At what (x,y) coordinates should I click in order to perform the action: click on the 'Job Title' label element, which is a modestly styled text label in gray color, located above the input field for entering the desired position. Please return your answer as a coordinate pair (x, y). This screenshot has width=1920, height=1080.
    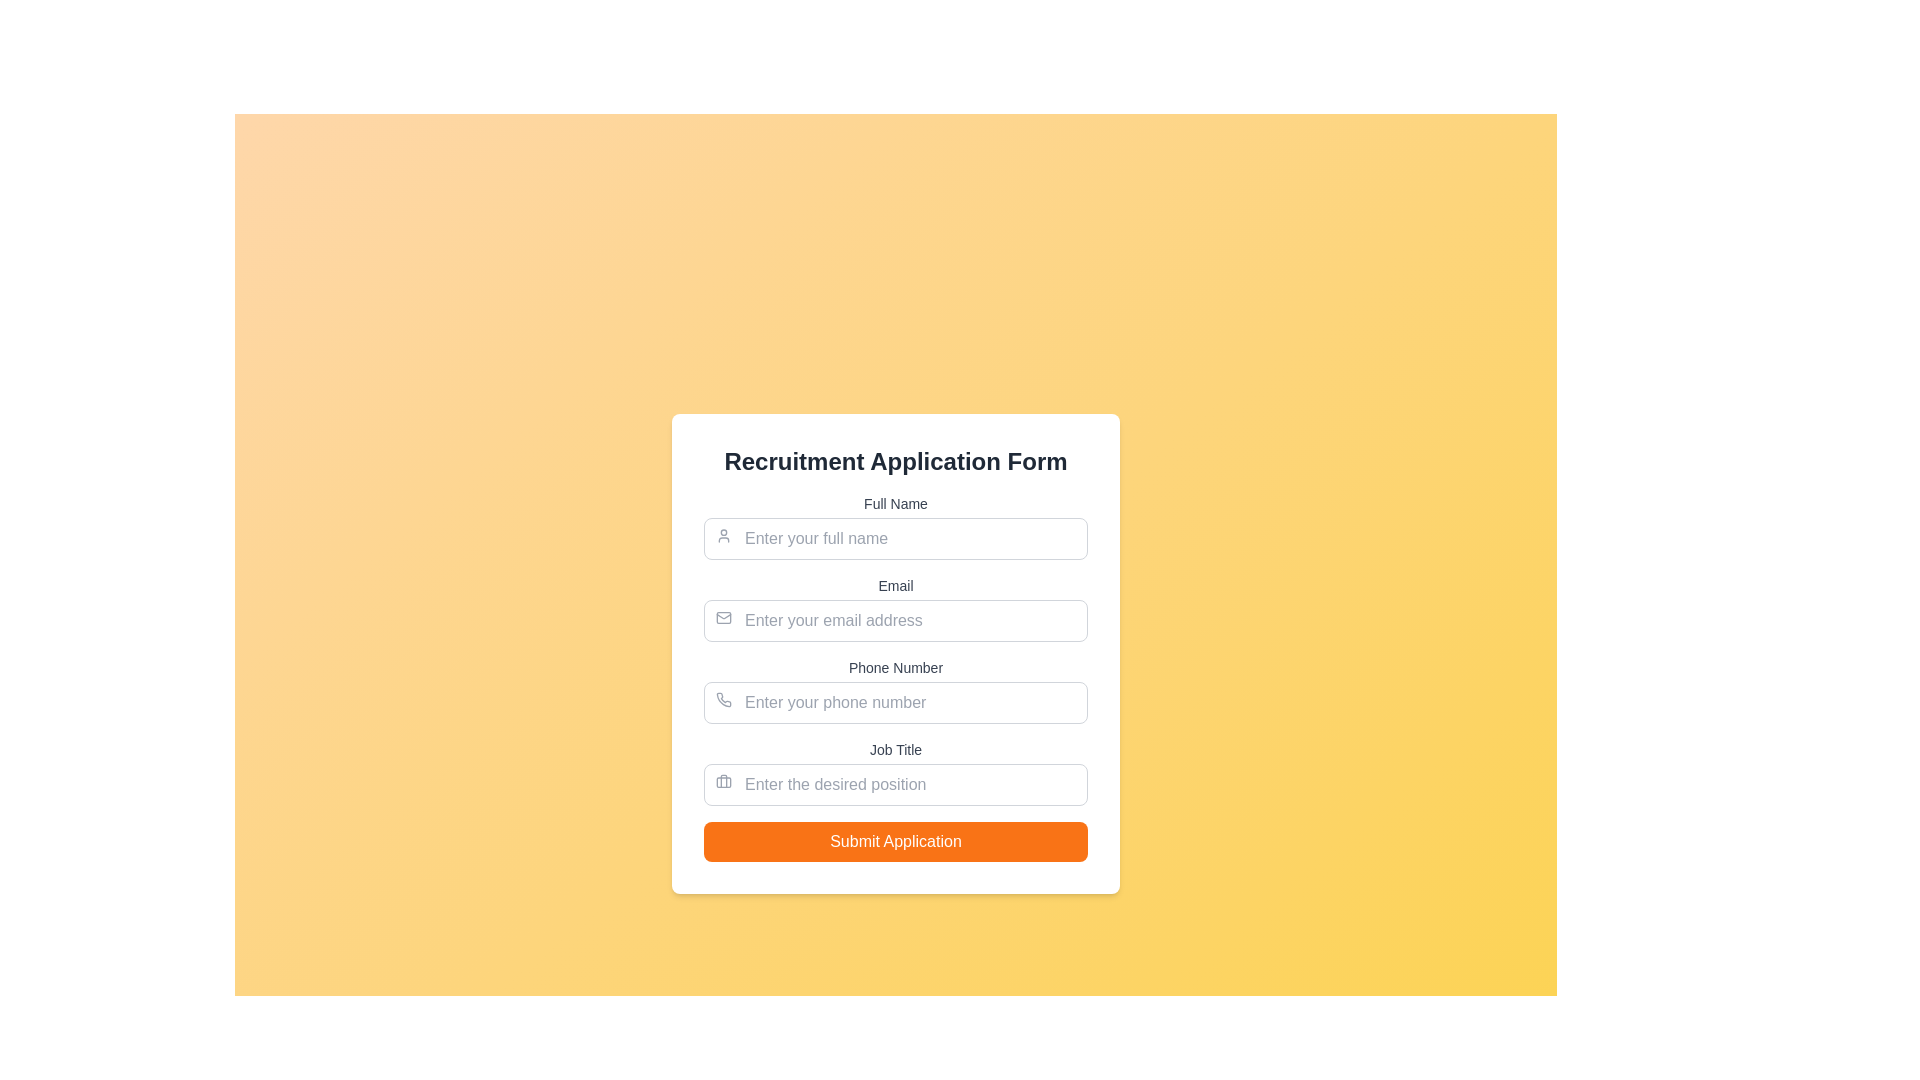
    Looking at the image, I should click on (895, 749).